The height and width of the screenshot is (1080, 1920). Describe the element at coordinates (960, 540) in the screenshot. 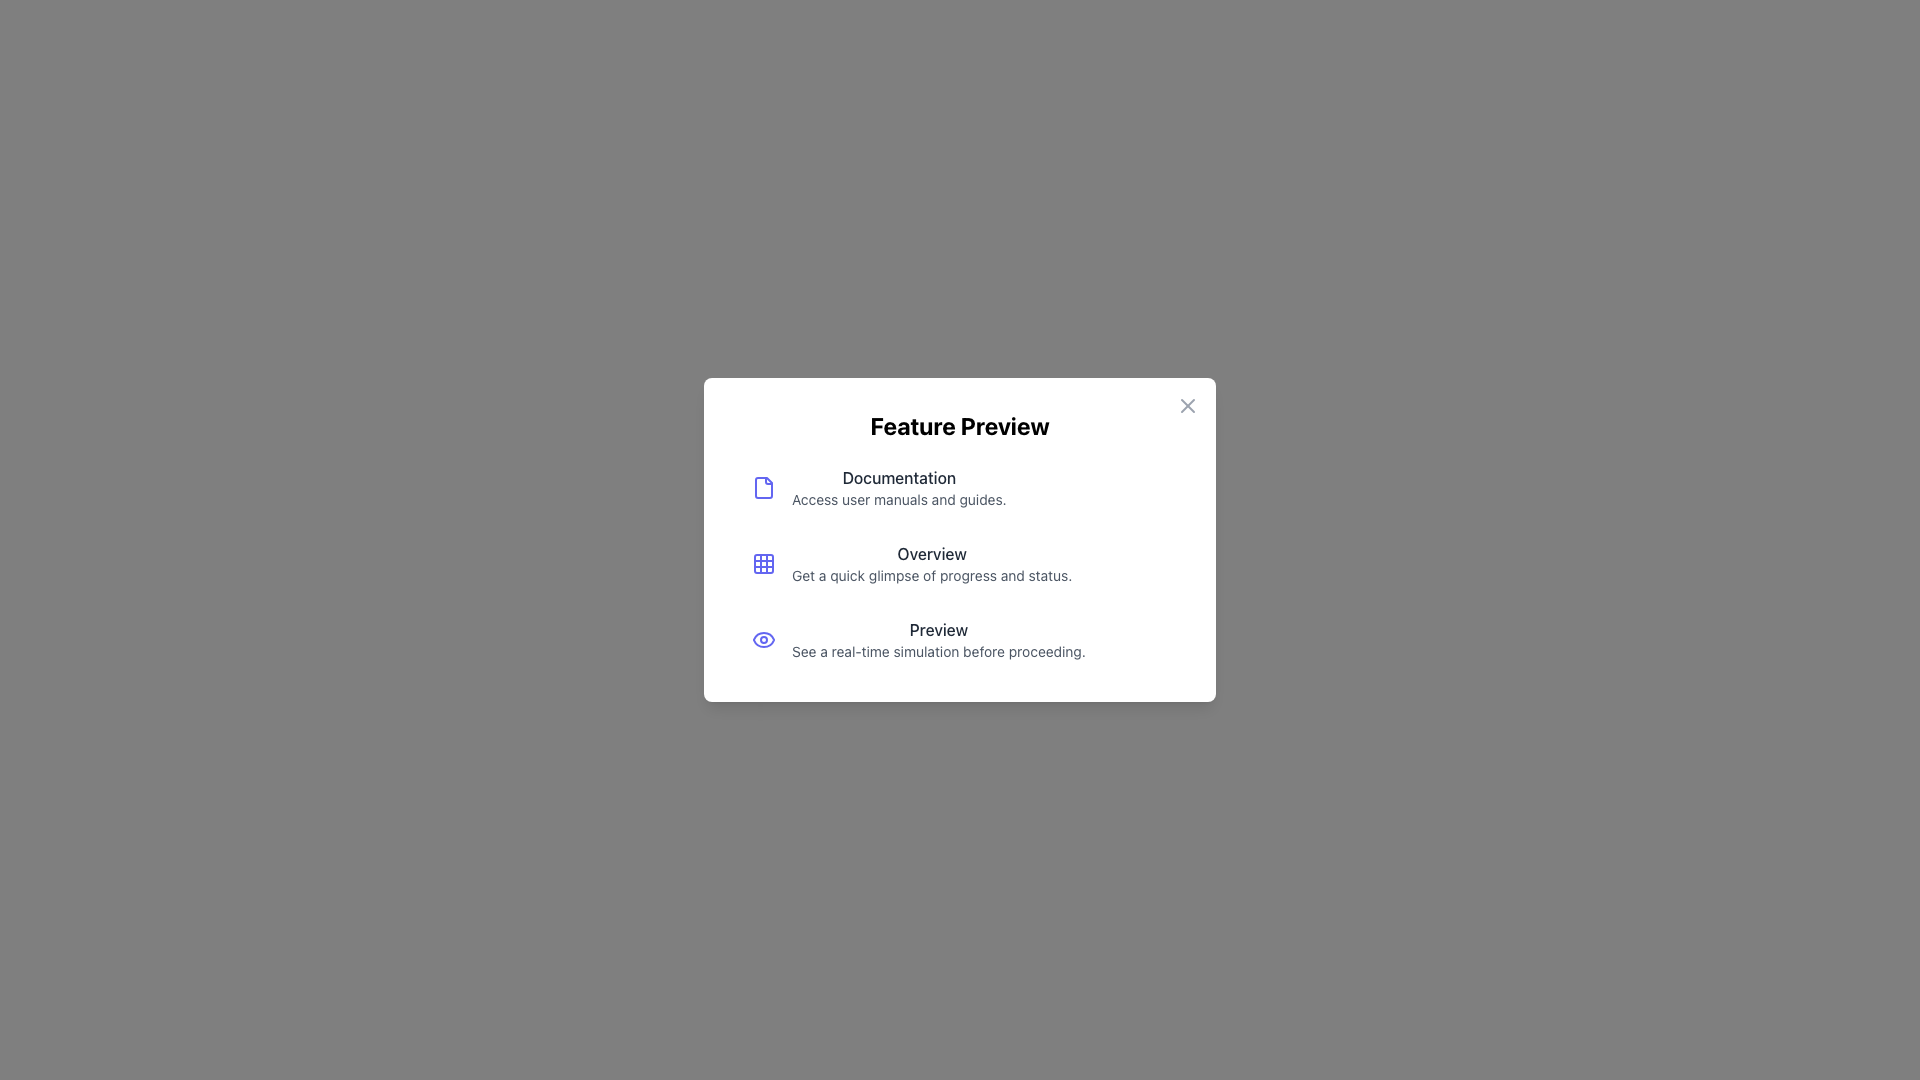

I see `the interactive list item labeled 'Overview' located in the feature preview dialog` at that location.